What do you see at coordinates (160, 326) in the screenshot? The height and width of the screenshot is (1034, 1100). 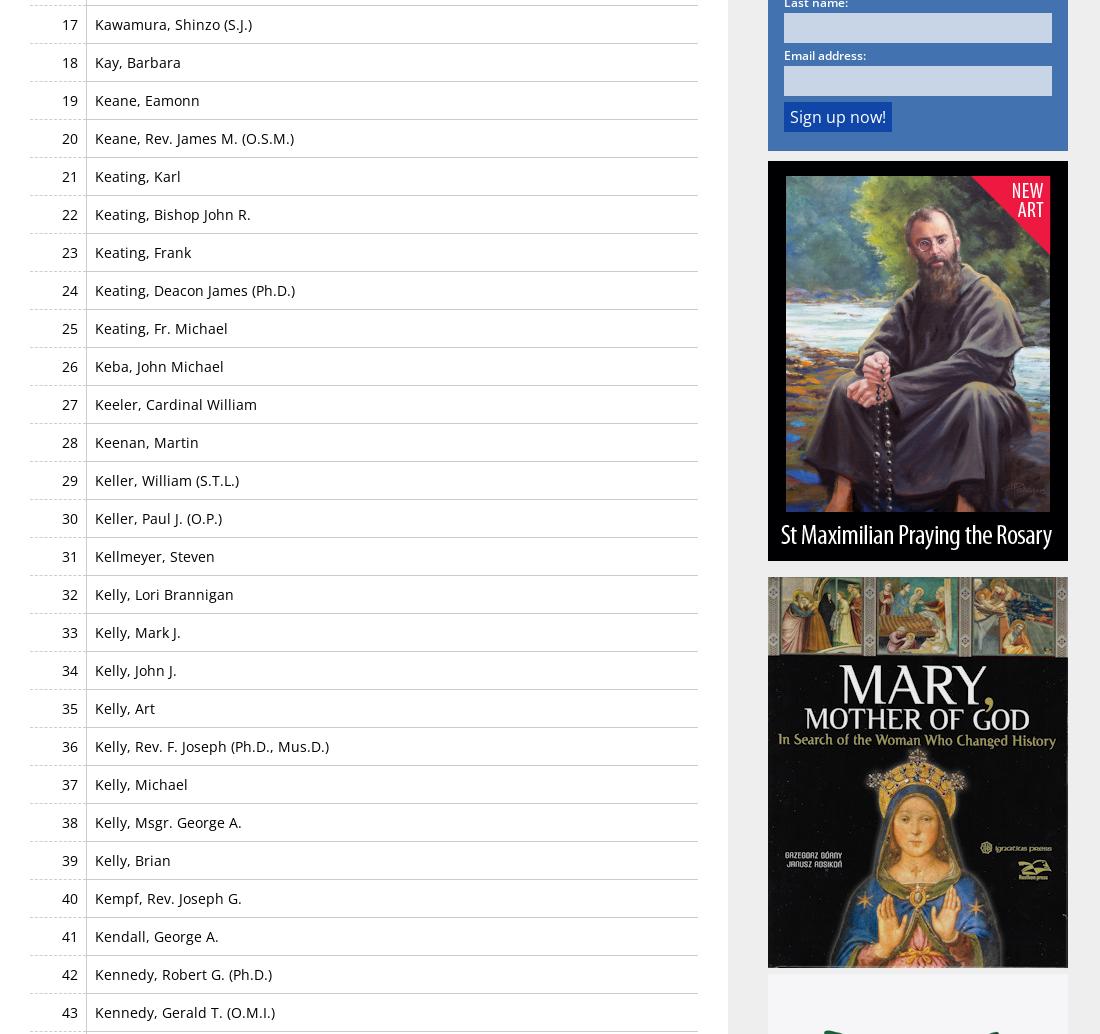 I see `'Keating, Fr. Michael'` at bounding box center [160, 326].